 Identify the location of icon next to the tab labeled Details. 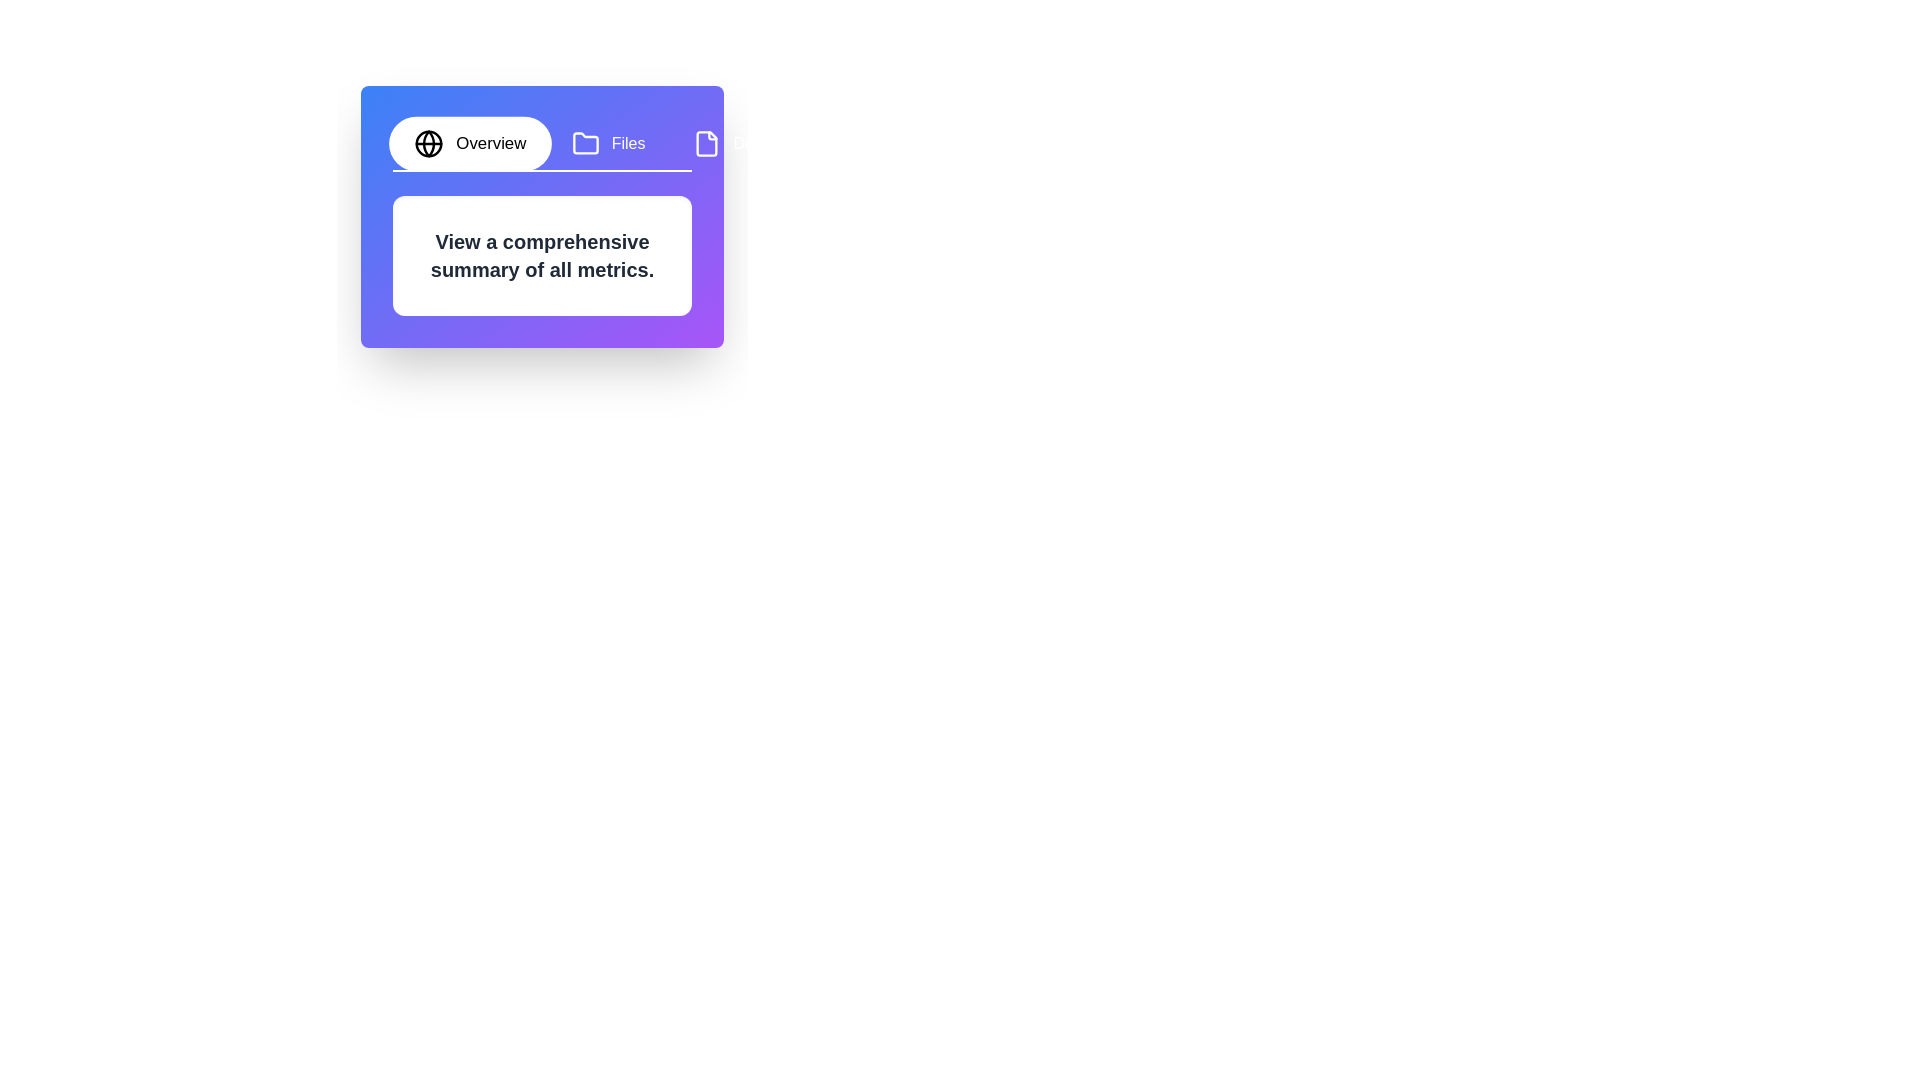
(707, 142).